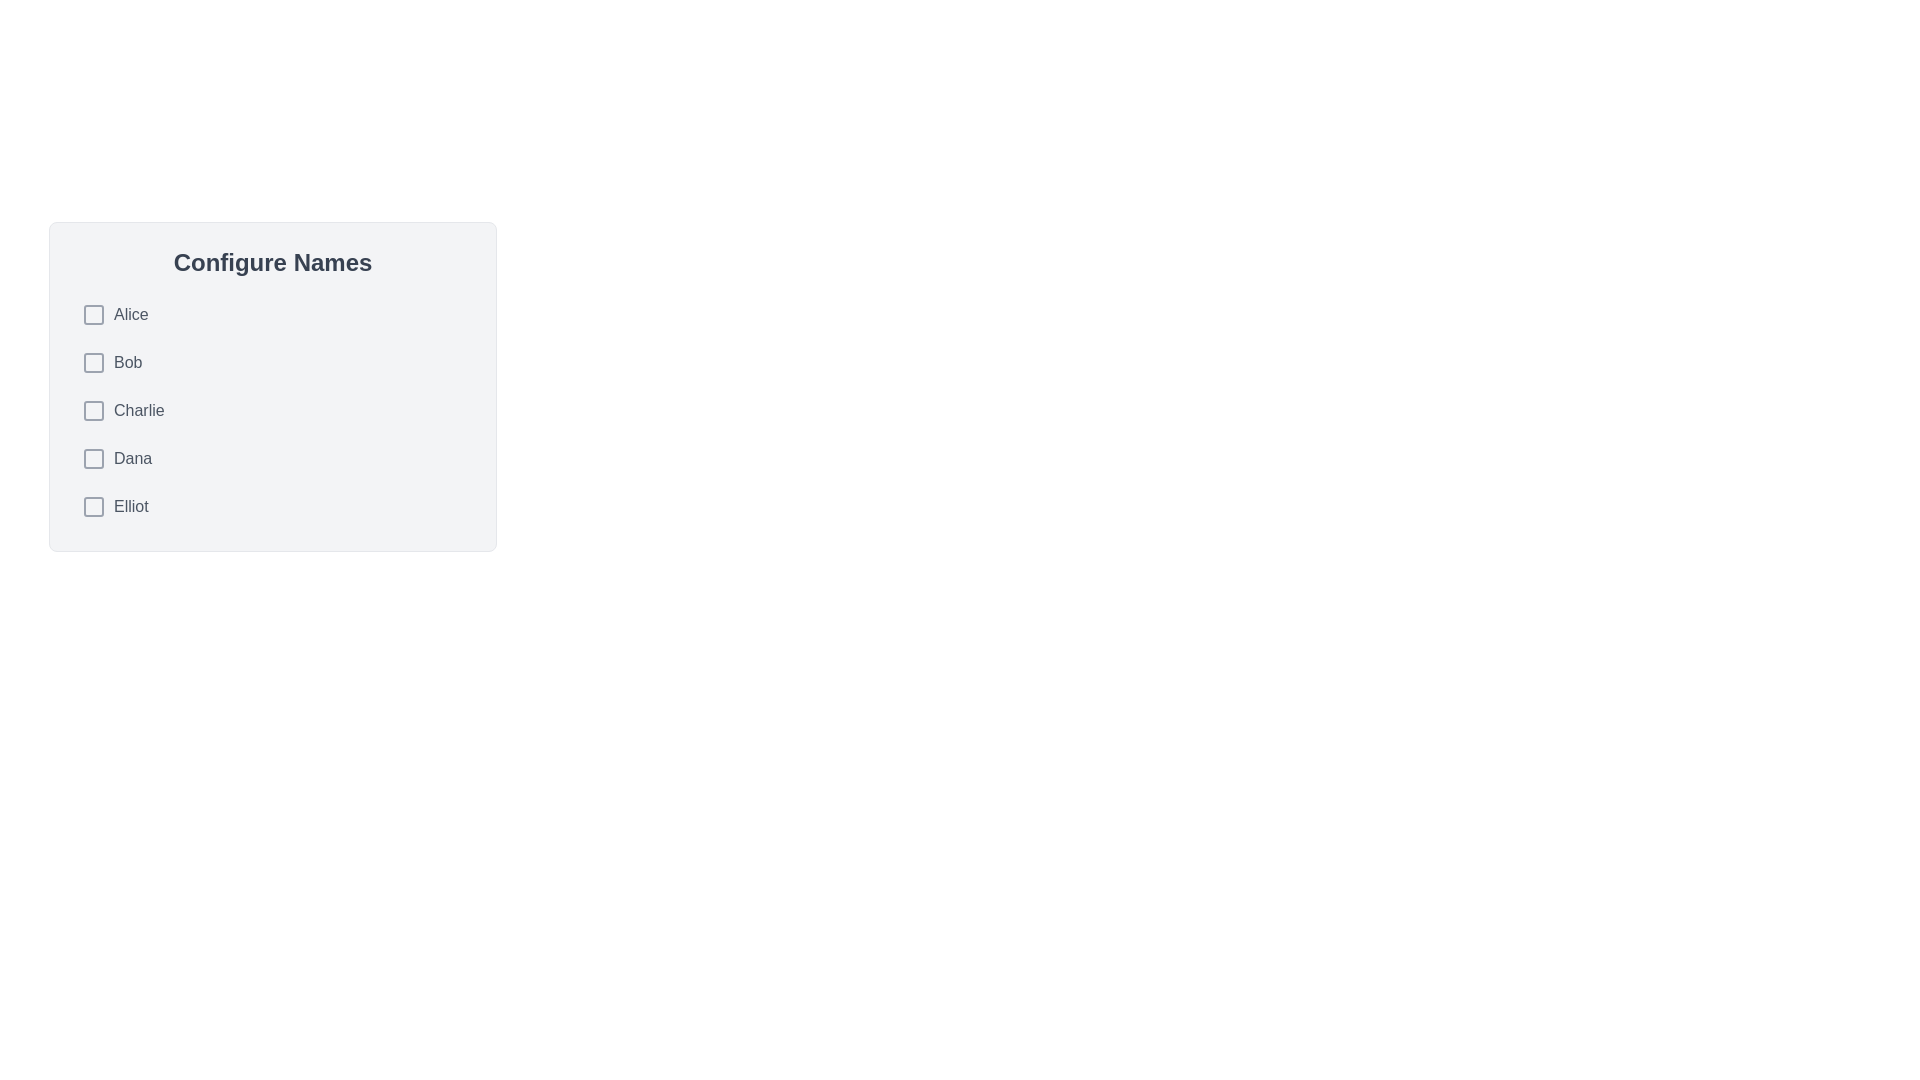 This screenshot has width=1920, height=1080. I want to click on the text label for the name 'Bob' in the 'Configure Names' section, which is the second entry in the list, so click(127, 362).